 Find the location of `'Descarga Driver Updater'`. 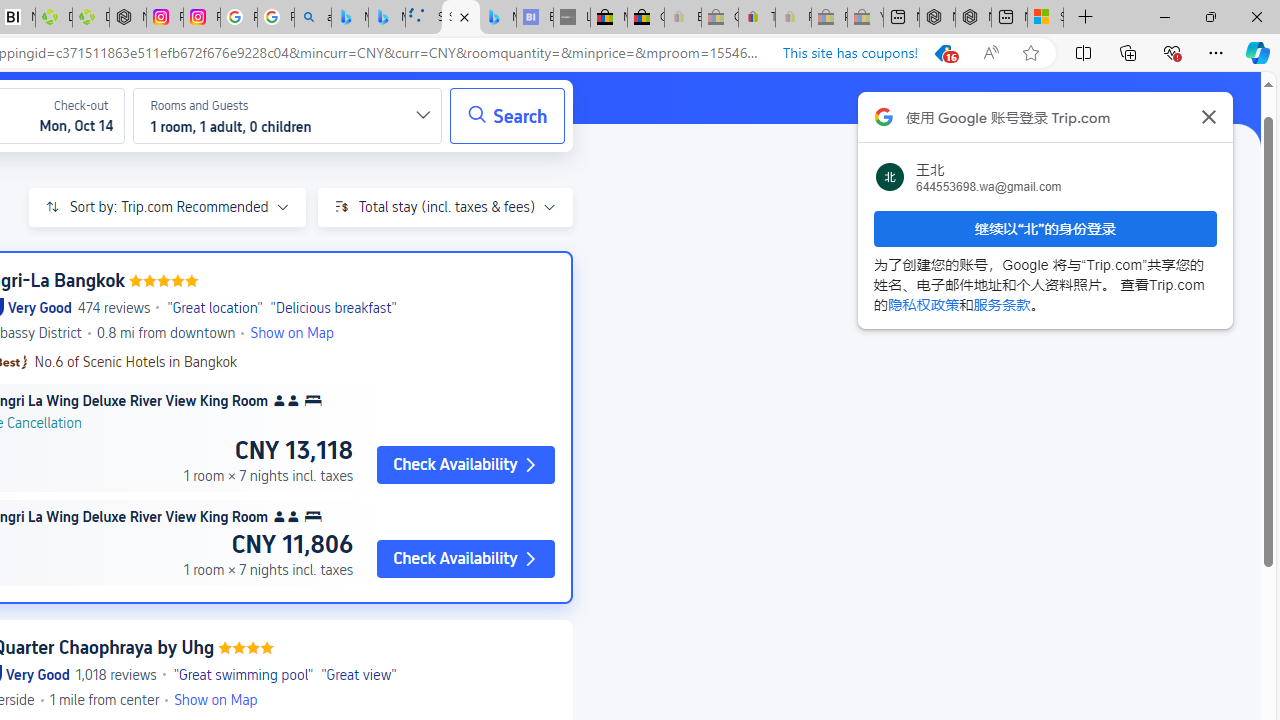

'Descarga Driver Updater' is located at coordinates (89, 17).